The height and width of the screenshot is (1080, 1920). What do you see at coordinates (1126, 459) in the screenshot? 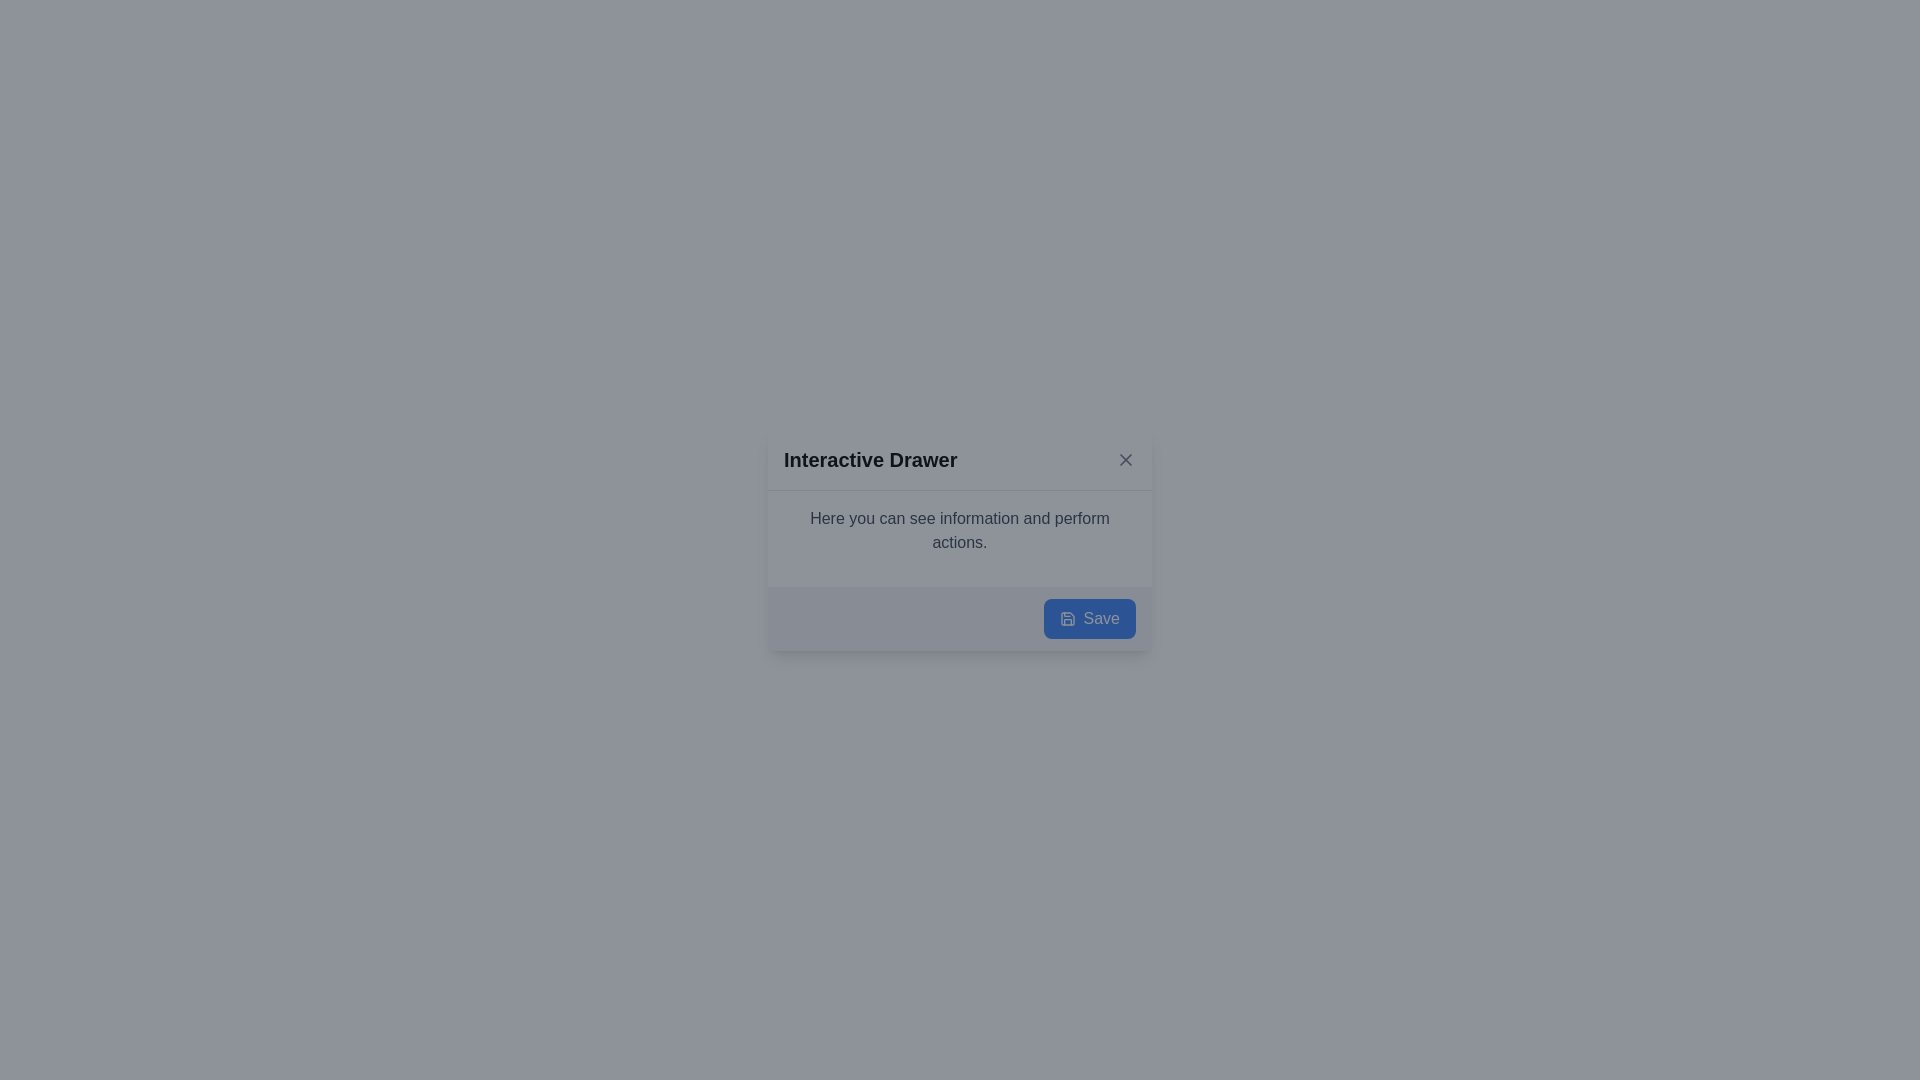
I see `the small gray button with an 'X' icon located in the upper-right corner of the 'Interactive Drawer' box` at bounding box center [1126, 459].